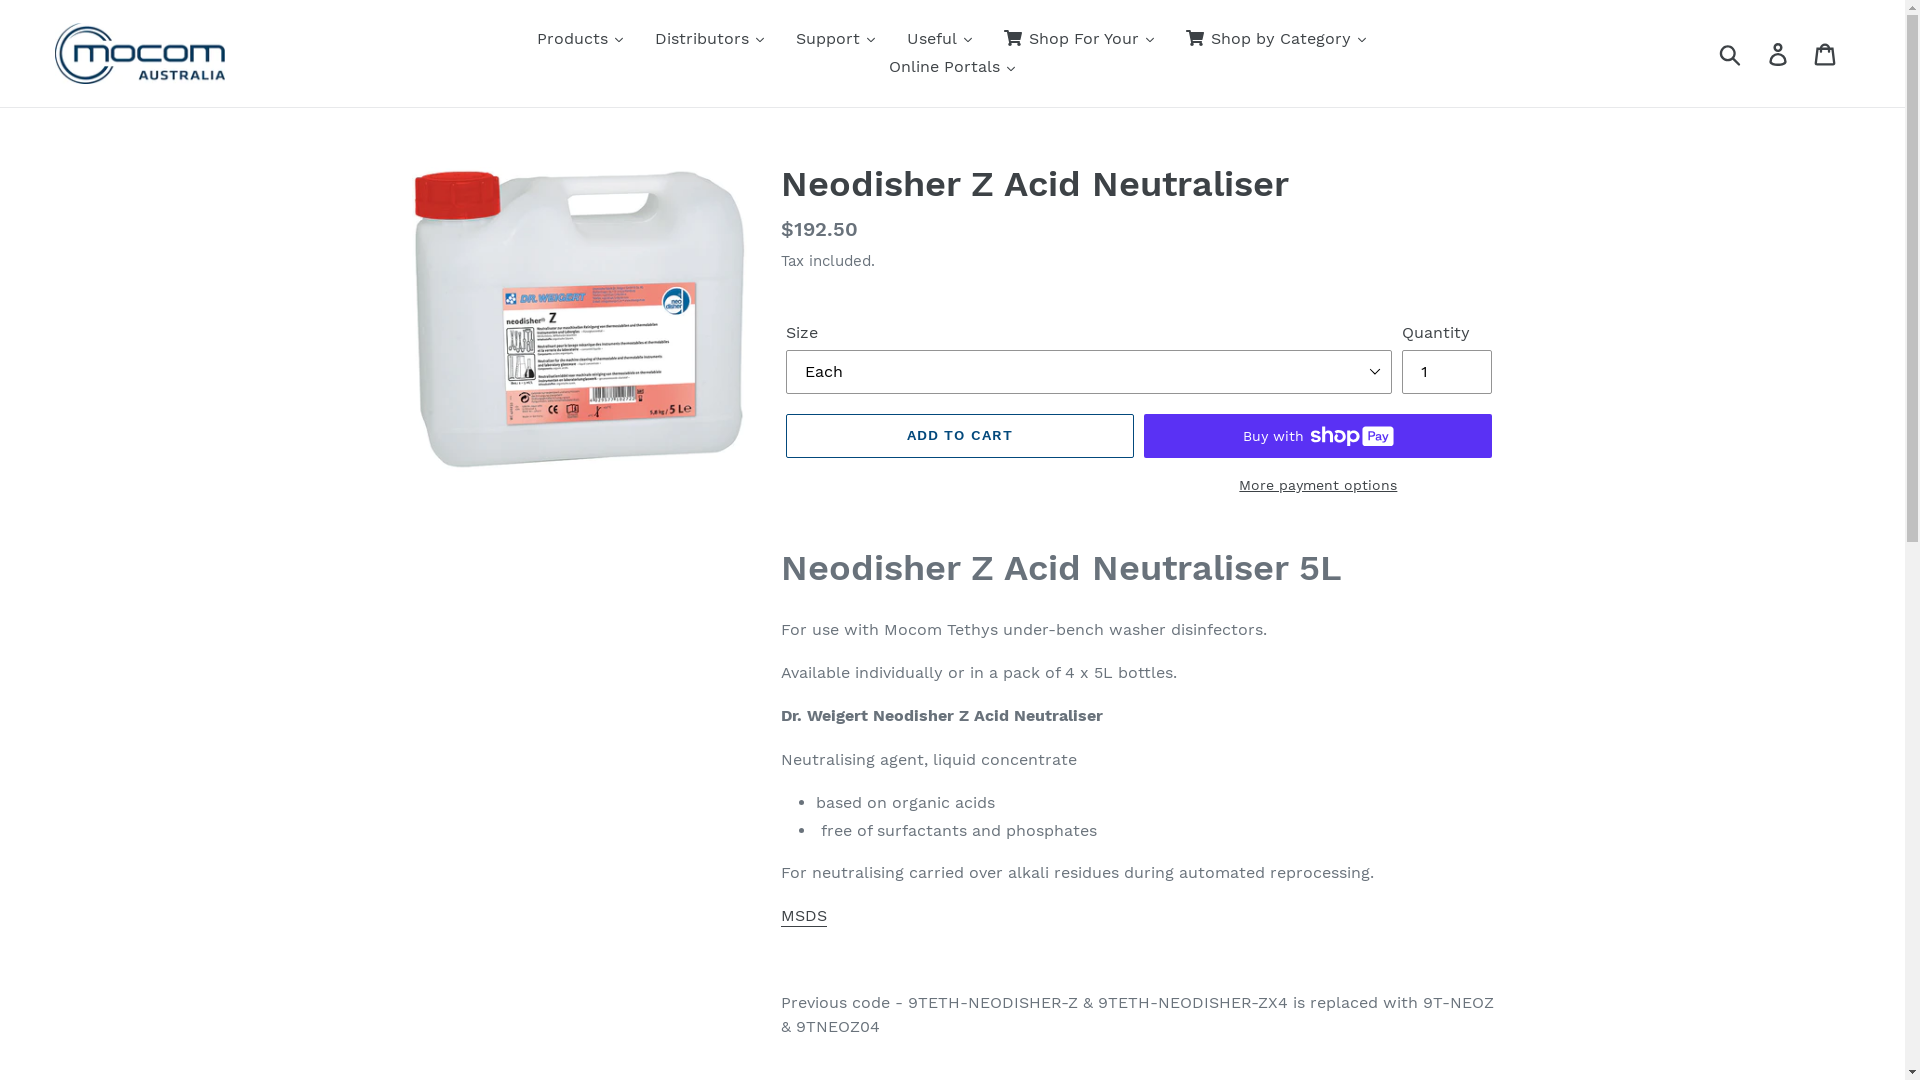  I want to click on 'MSDS', so click(804, 916).